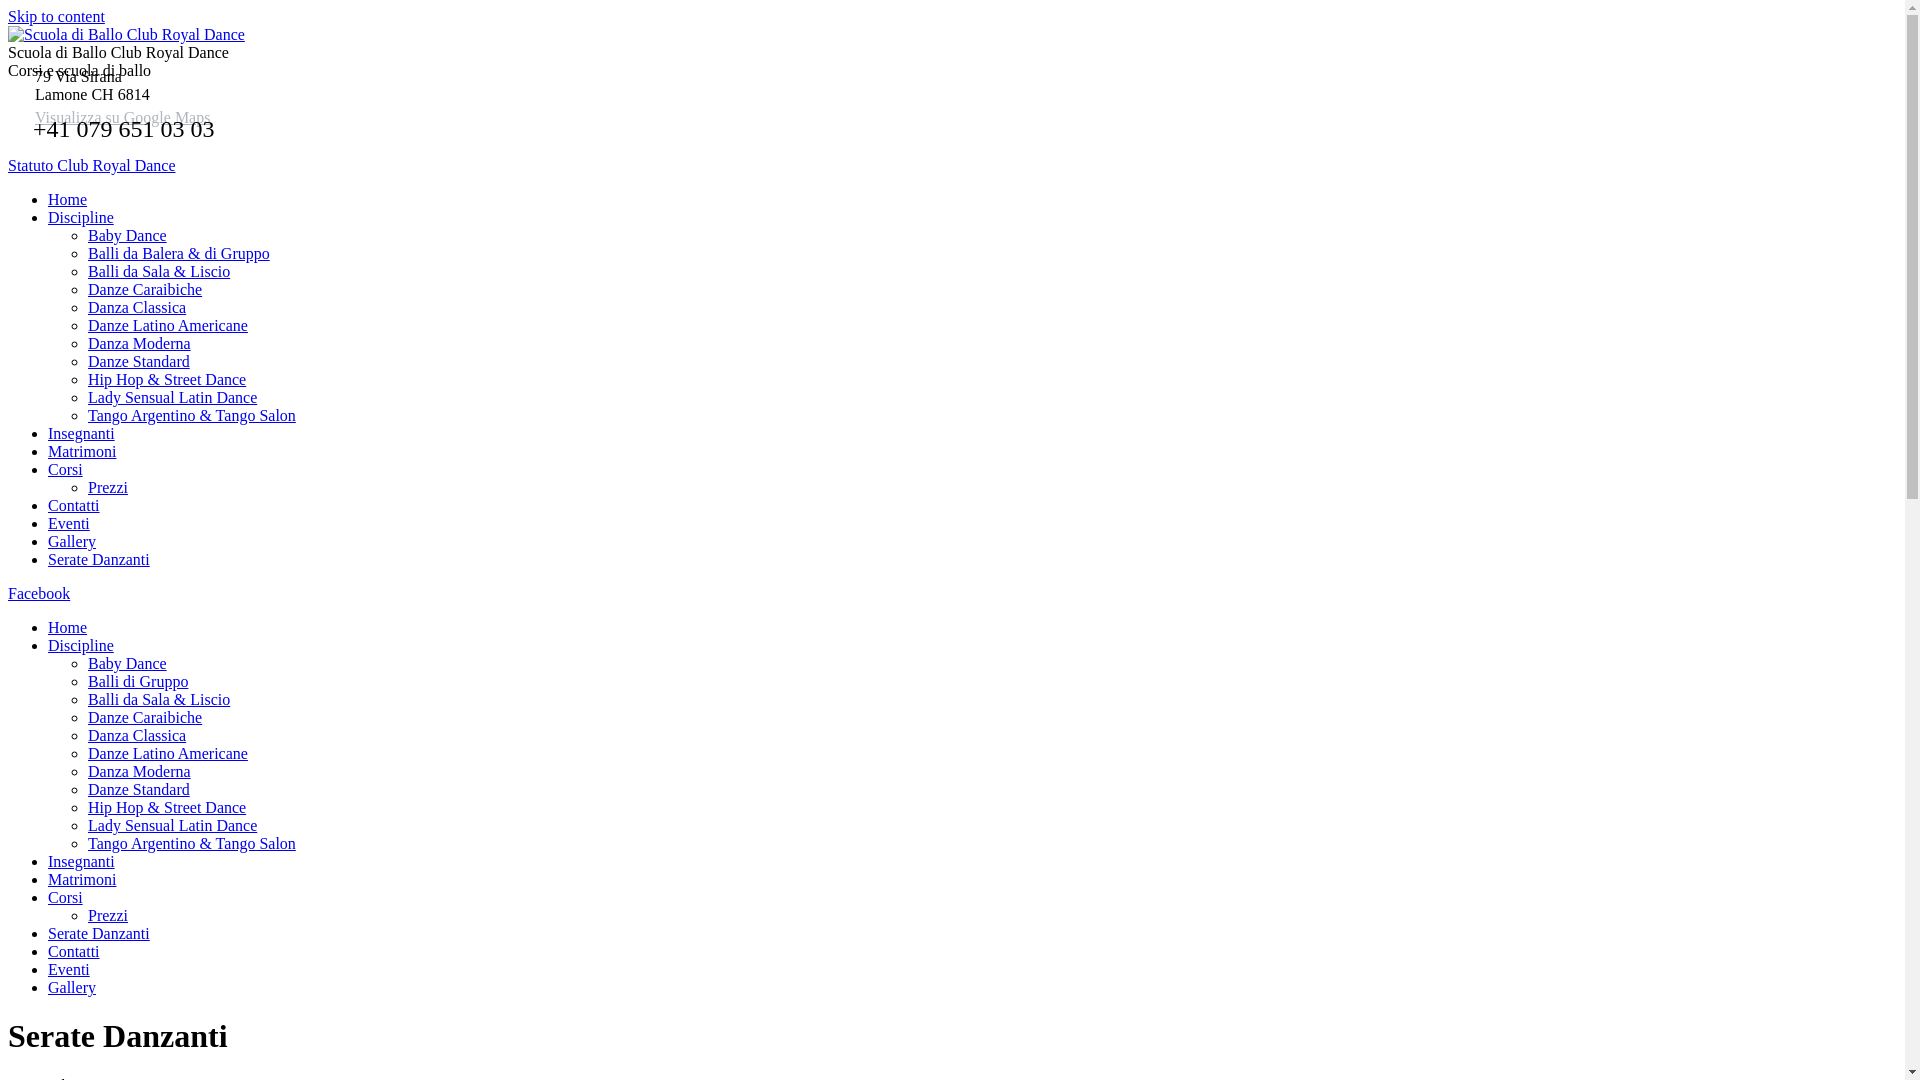 Image resolution: width=1920 pixels, height=1080 pixels. I want to click on 'Skip to content', so click(56, 16).